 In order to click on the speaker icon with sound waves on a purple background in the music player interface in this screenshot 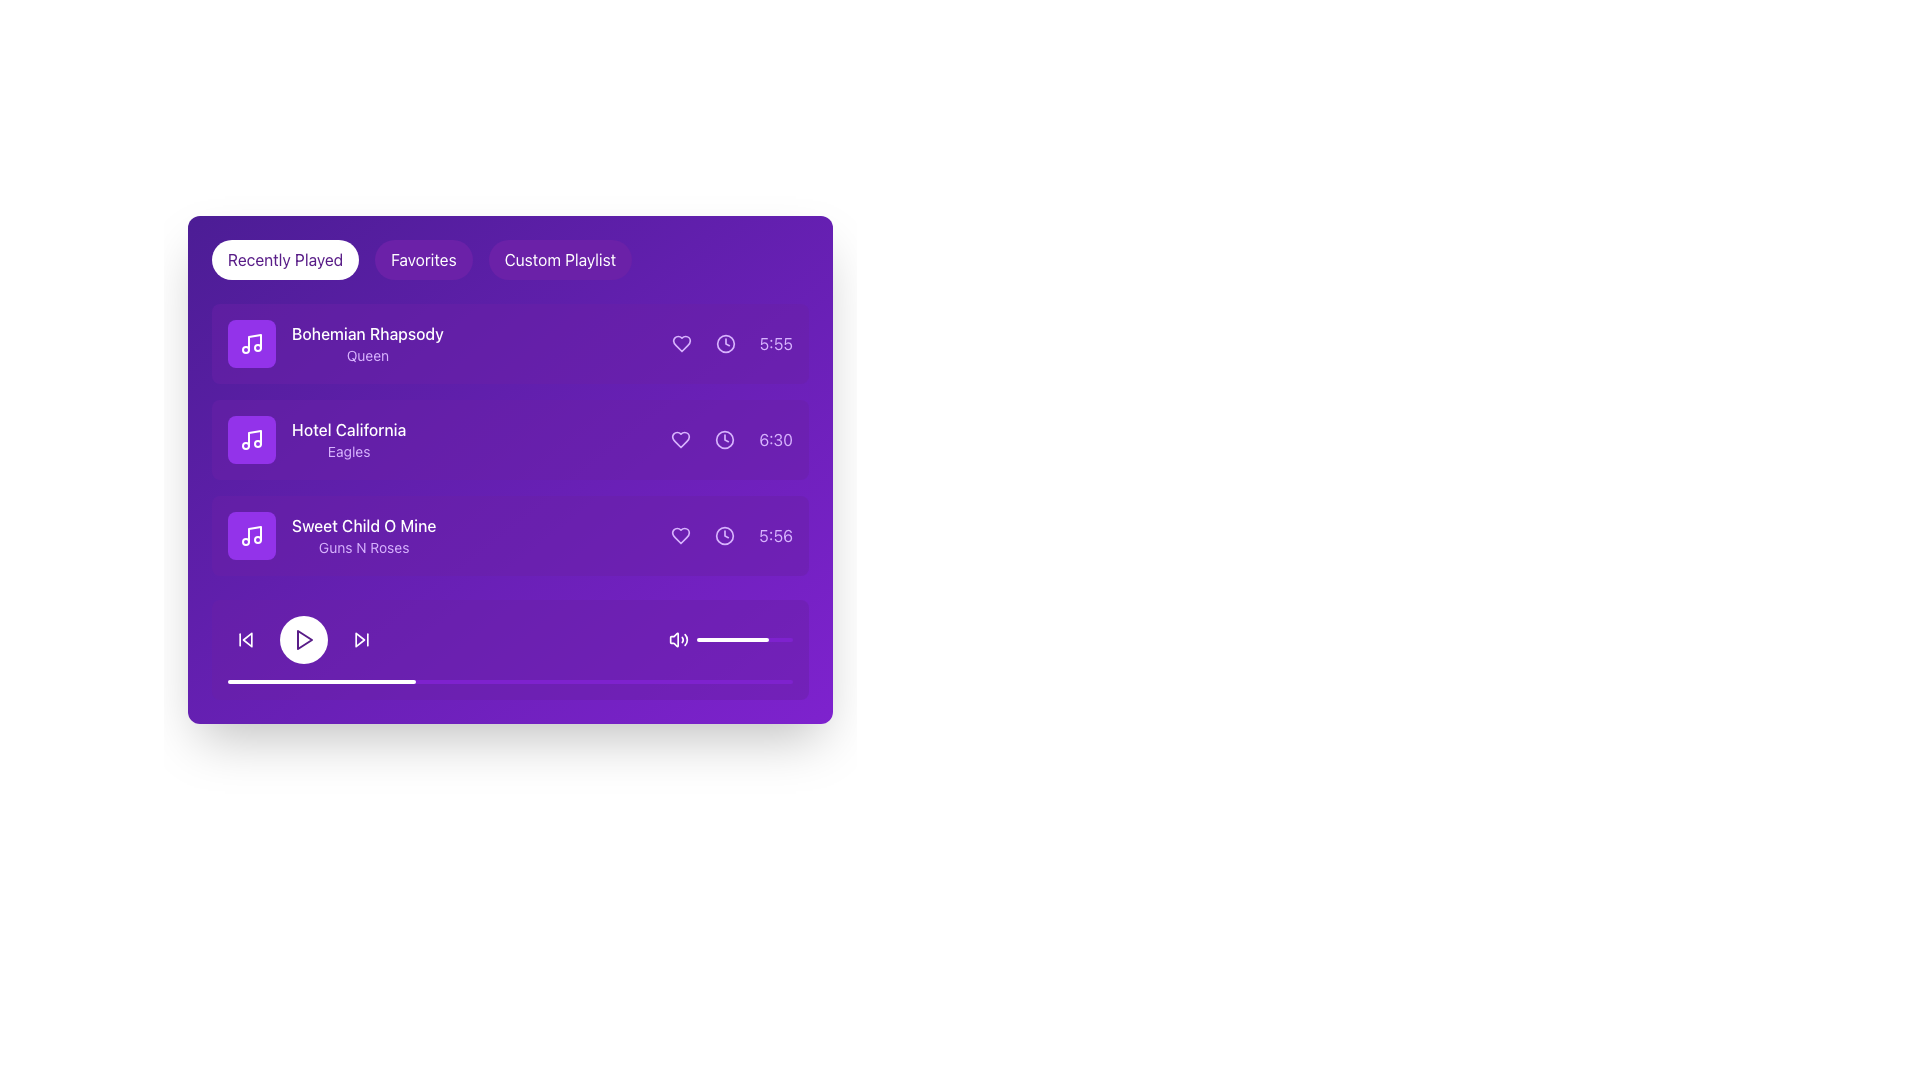, I will do `click(678, 640)`.